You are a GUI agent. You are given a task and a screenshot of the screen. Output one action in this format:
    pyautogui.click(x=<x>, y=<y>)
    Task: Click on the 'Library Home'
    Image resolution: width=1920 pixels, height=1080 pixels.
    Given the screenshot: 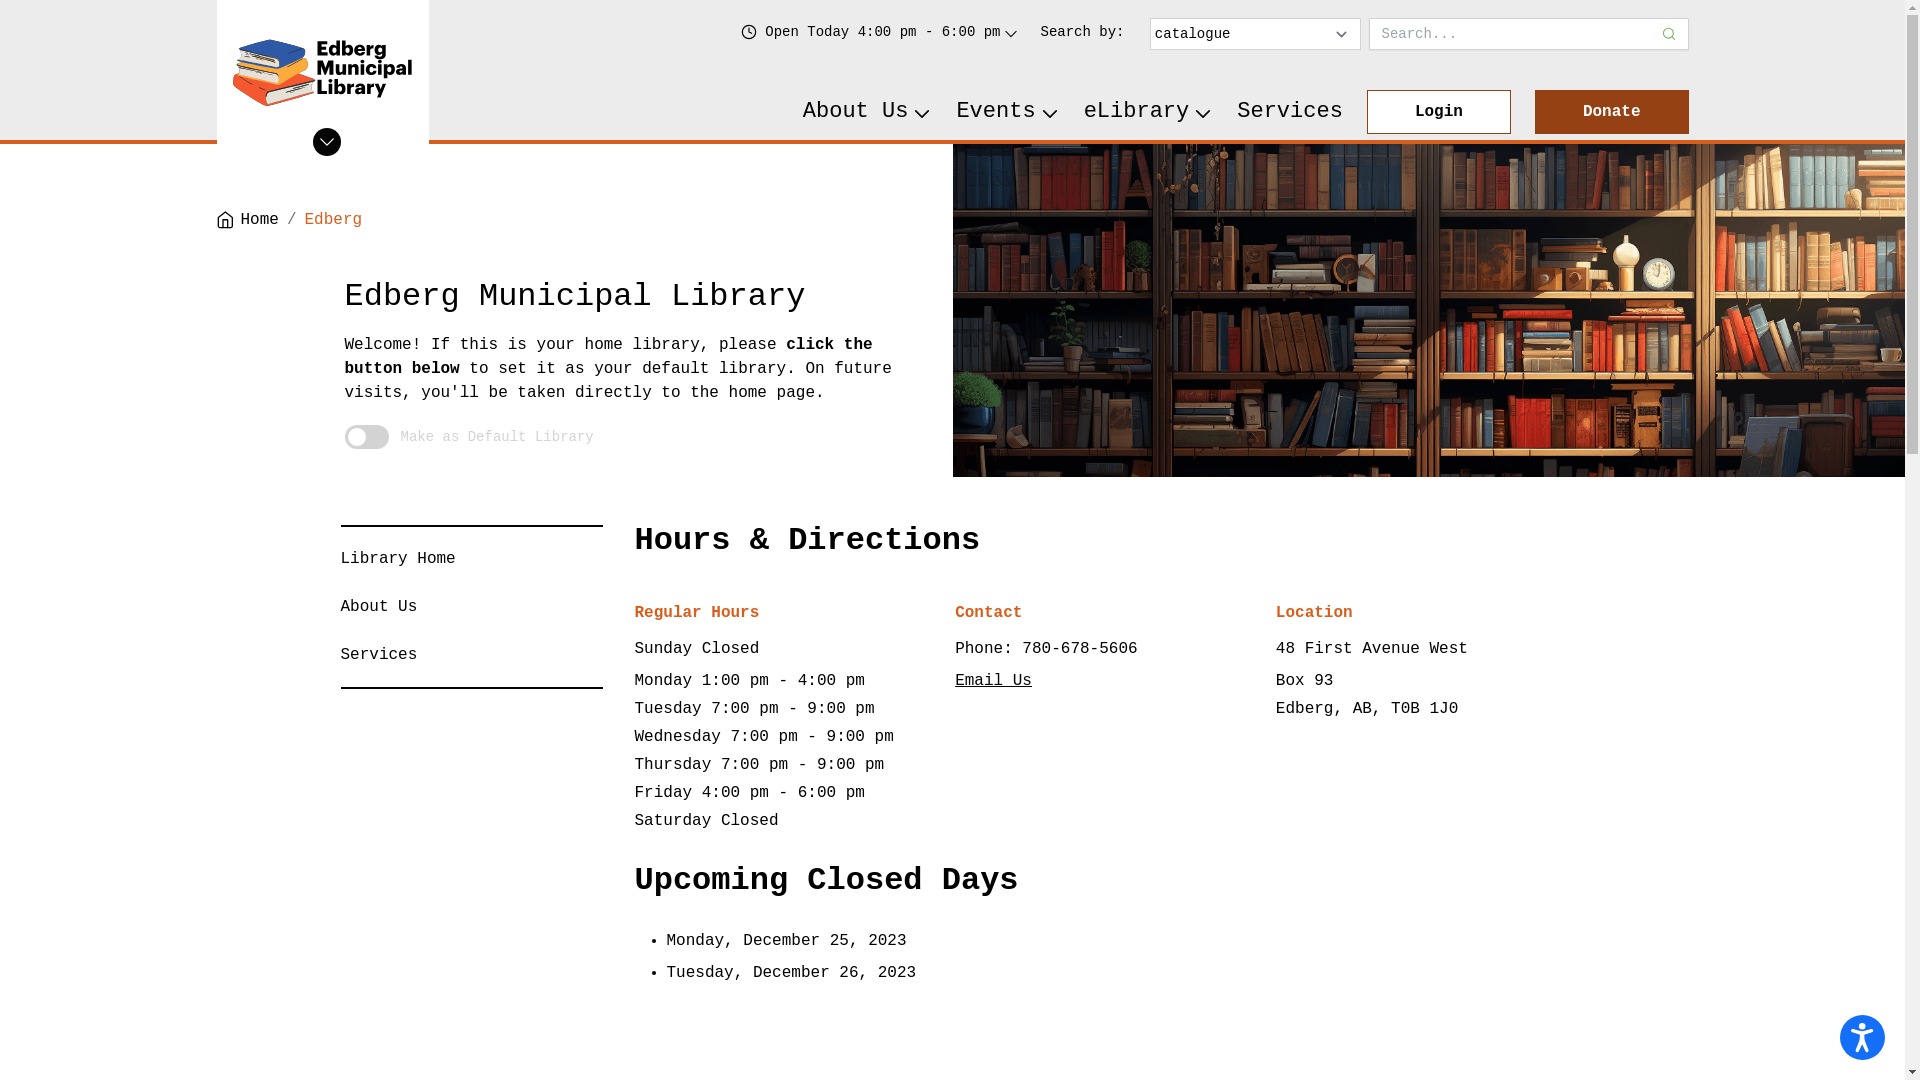 What is the action you would take?
    pyautogui.click(x=397, y=559)
    